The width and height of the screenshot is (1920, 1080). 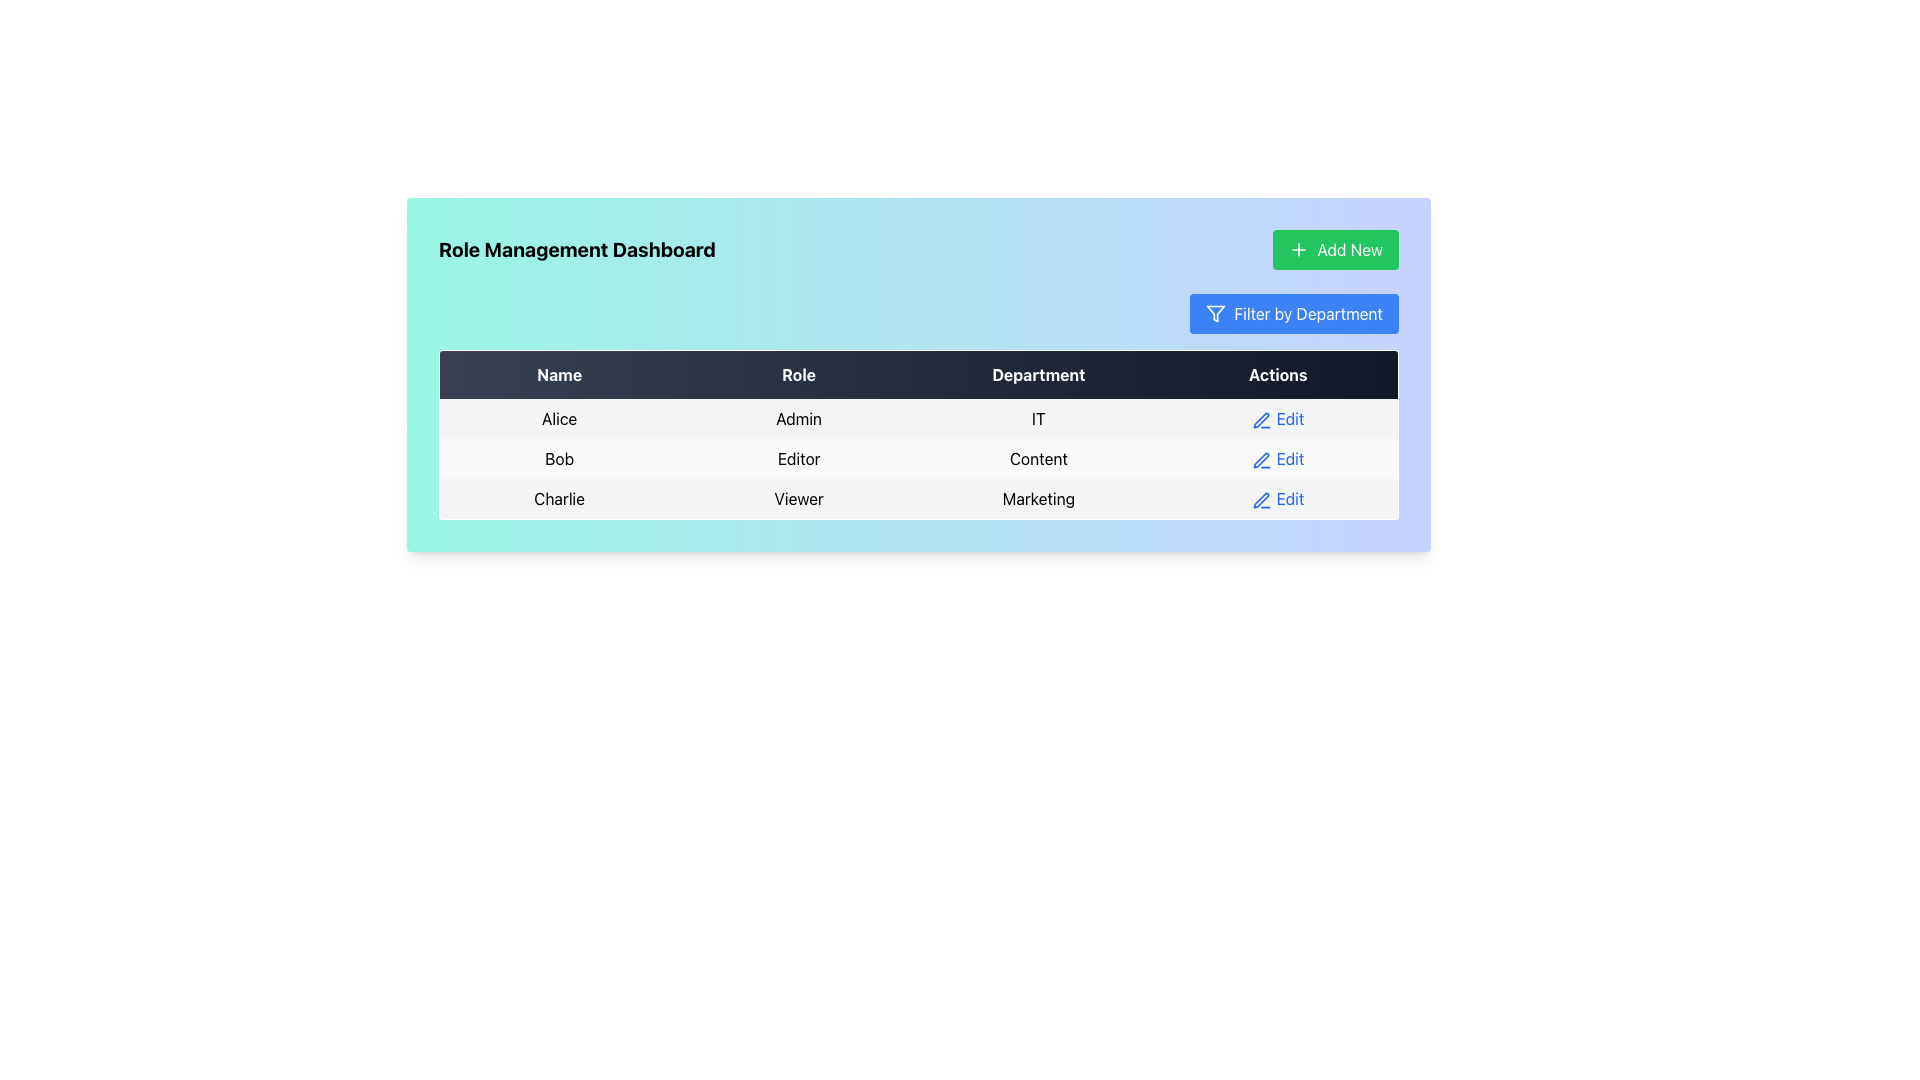 What do you see at coordinates (559, 459) in the screenshot?
I see `the static text element displaying 'Bob', located in the second row and first column of the table under the 'Name' header` at bounding box center [559, 459].